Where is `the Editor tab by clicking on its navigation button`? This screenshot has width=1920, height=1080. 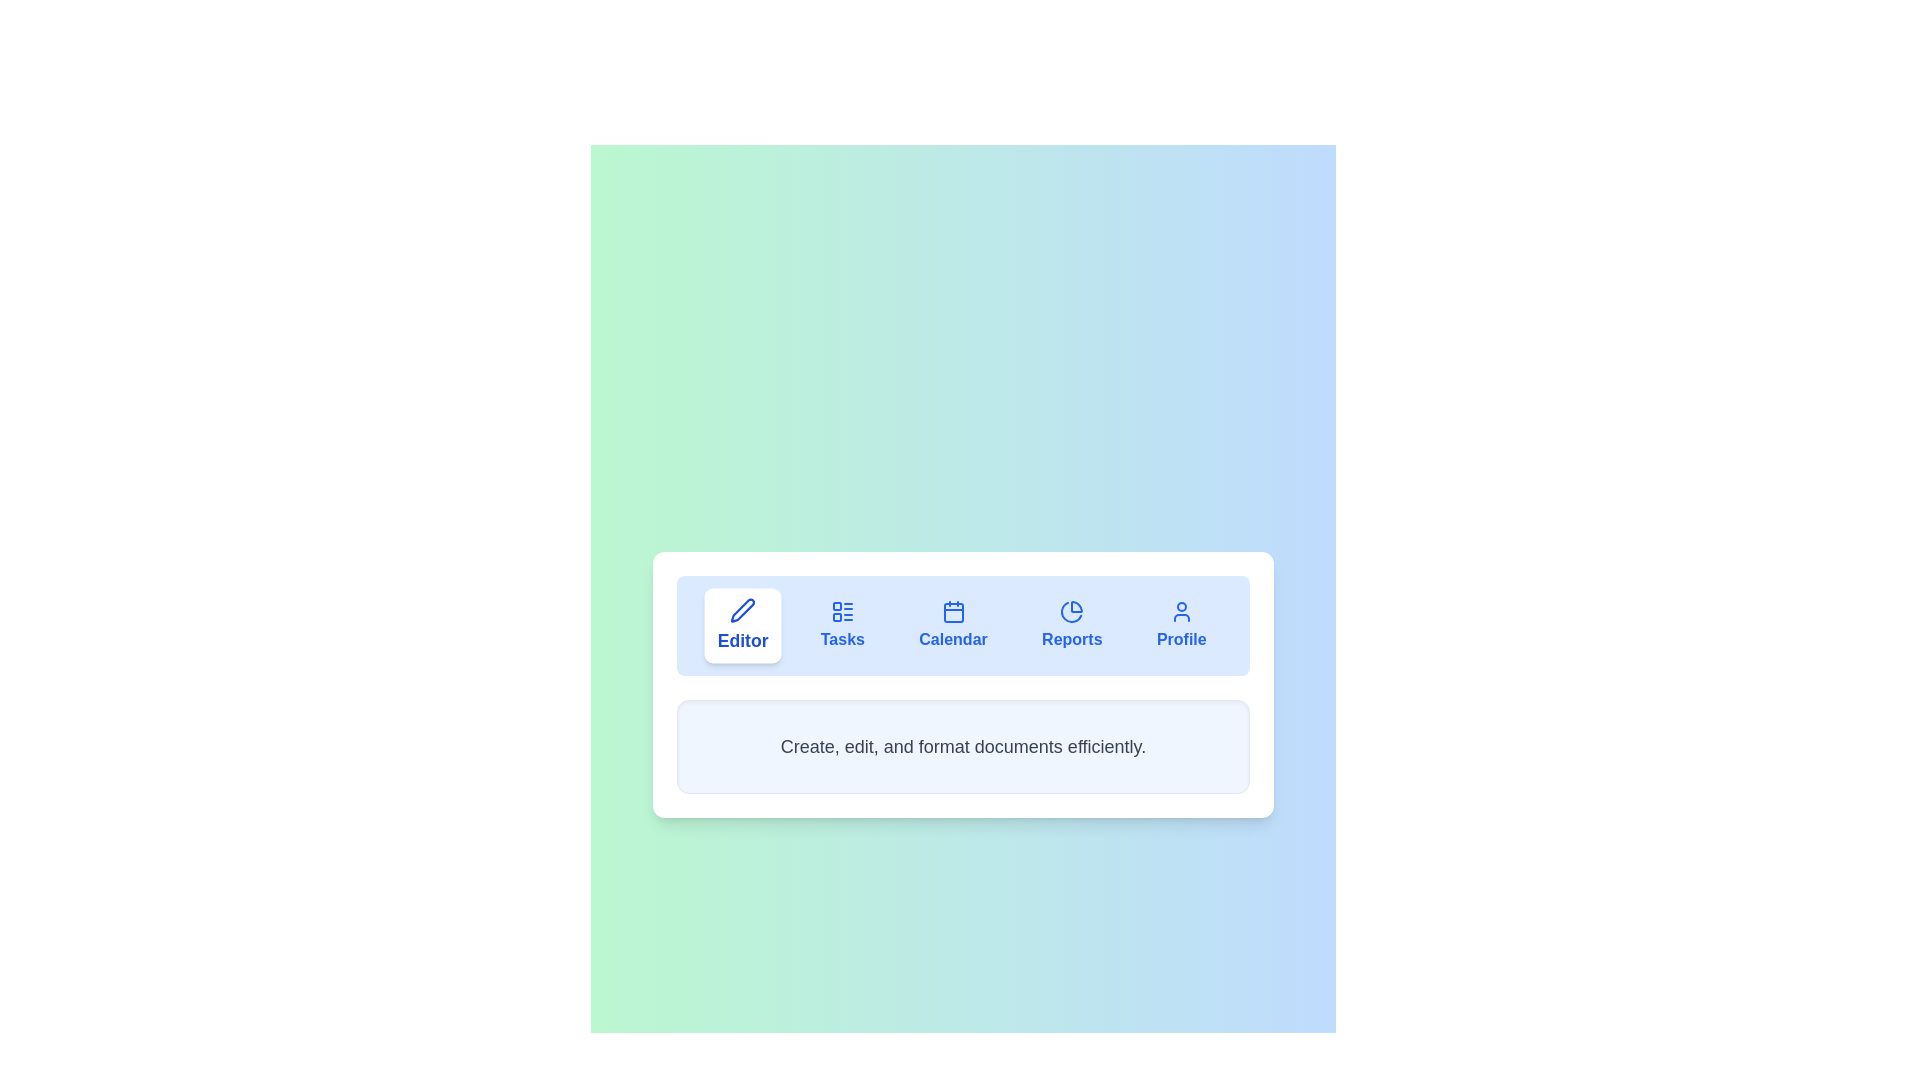
the Editor tab by clicking on its navigation button is located at coordinates (742, 624).